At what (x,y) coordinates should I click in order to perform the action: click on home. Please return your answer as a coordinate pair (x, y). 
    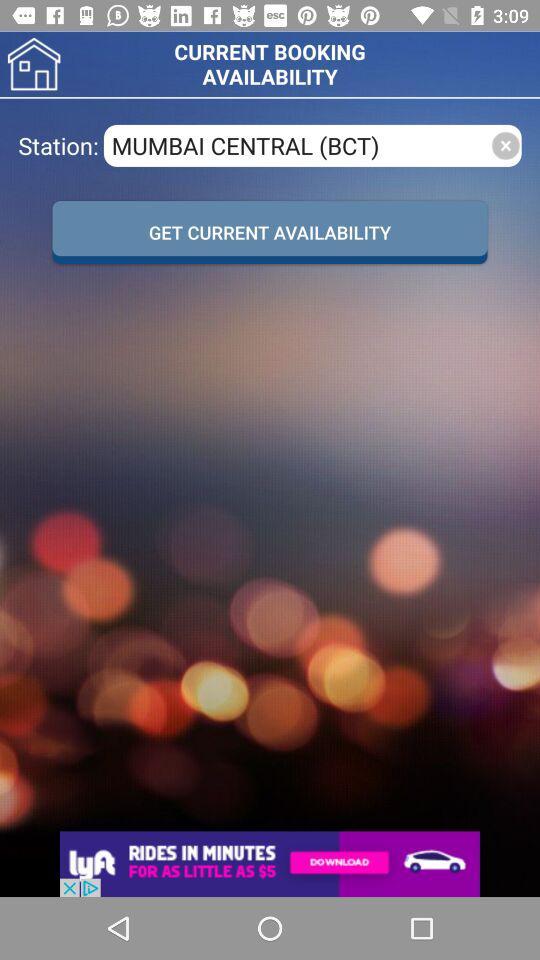
    Looking at the image, I should click on (33, 64).